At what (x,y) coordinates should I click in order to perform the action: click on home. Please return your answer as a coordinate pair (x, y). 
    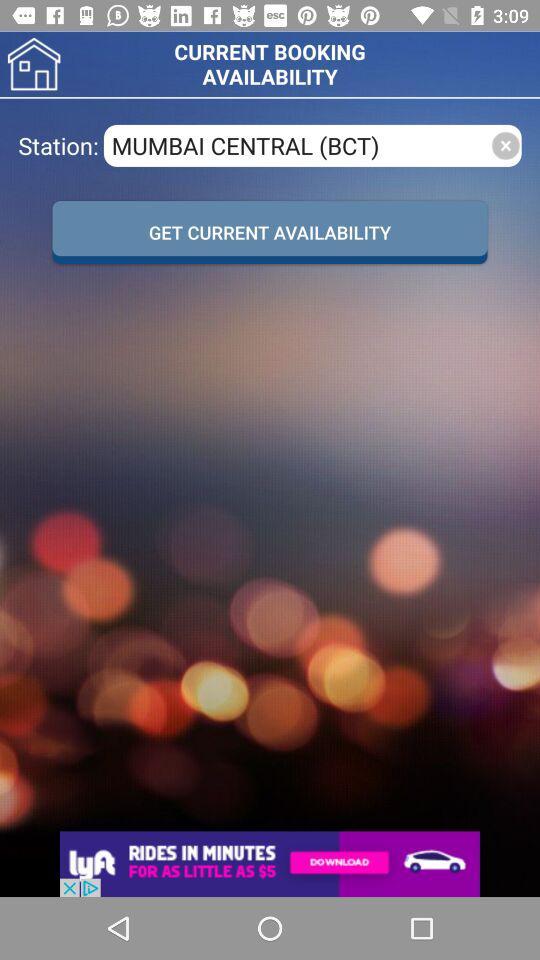
    Looking at the image, I should click on (33, 64).